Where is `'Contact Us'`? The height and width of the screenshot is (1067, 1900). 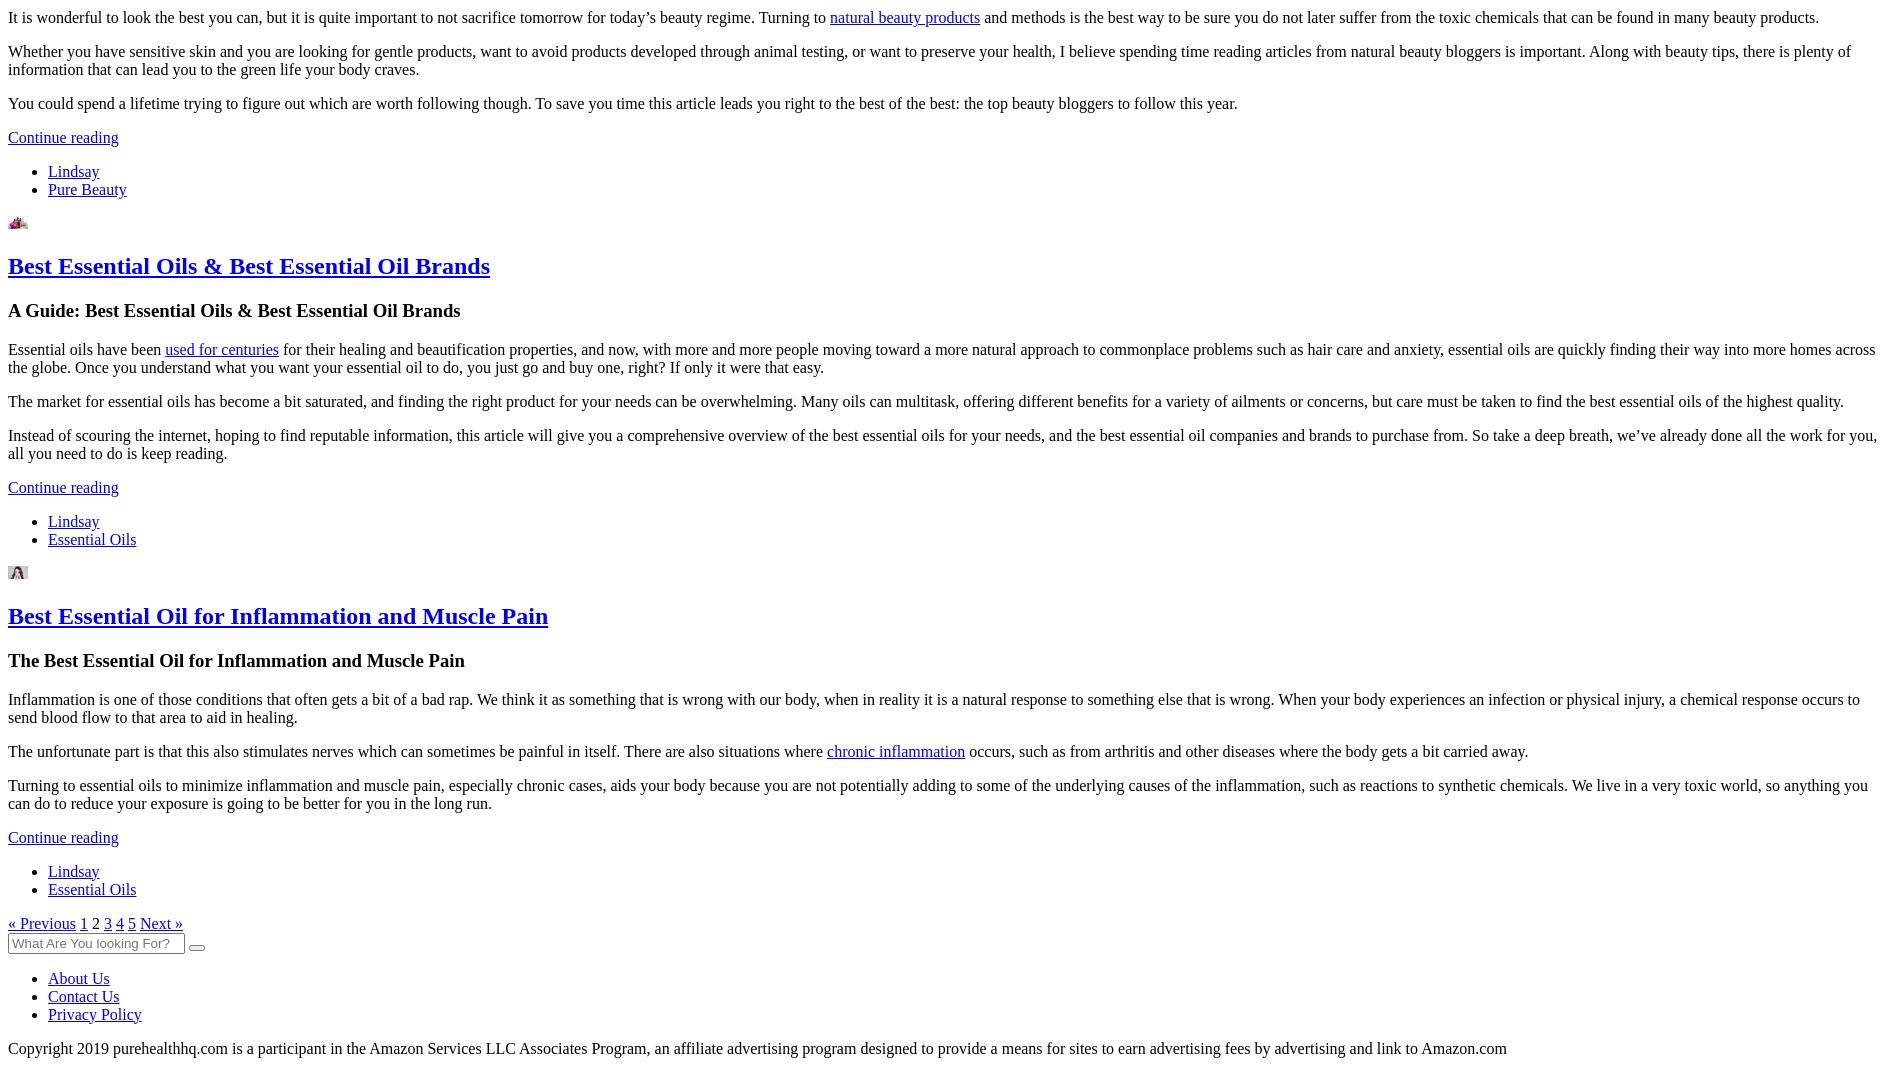
'Contact Us' is located at coordinates (83, 995).